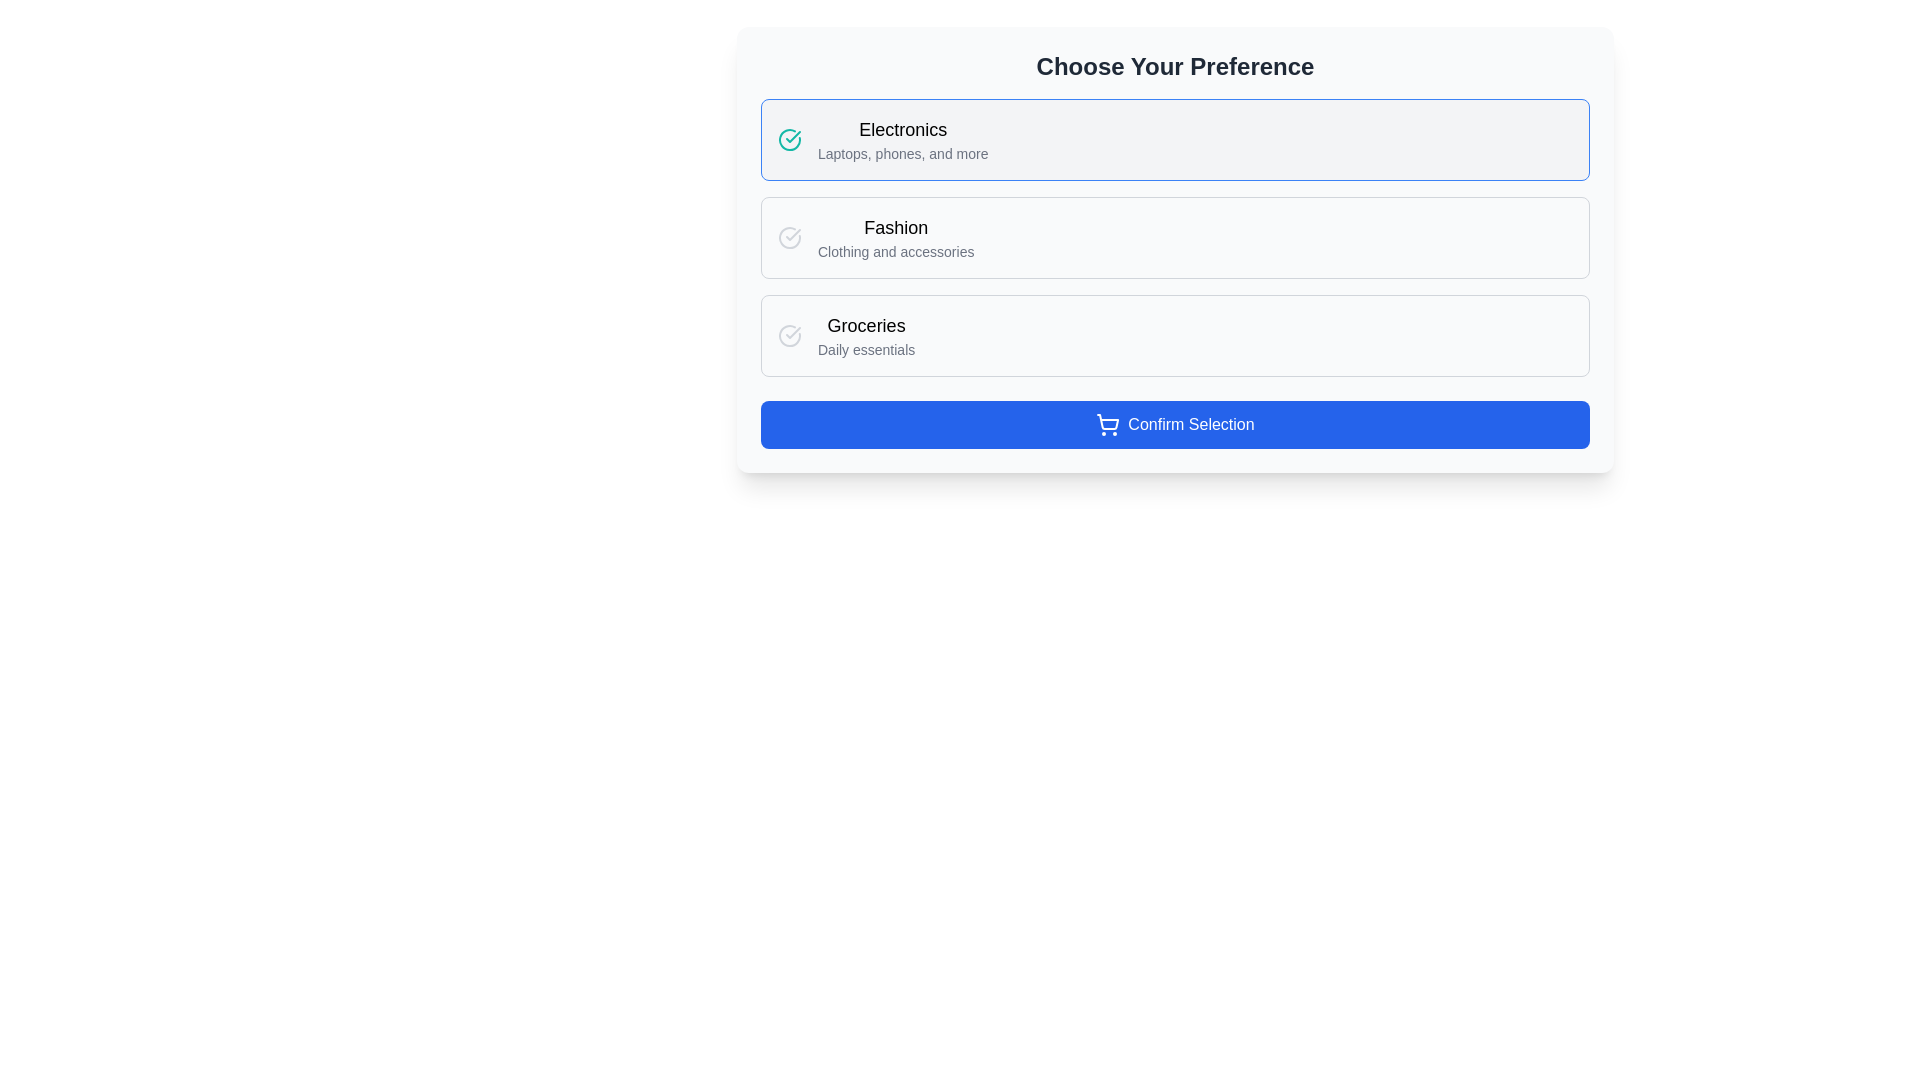 This screenshot has height=1080, width=1920. What do you see at coordinates (789, 138) in the screenshot?
I see `the circular teal-colored selection indicator icon with a checkmark, located to the left of the 'Electronics' preference option in the 'Choose Your Preference' list` at bounding box center [789, 138].